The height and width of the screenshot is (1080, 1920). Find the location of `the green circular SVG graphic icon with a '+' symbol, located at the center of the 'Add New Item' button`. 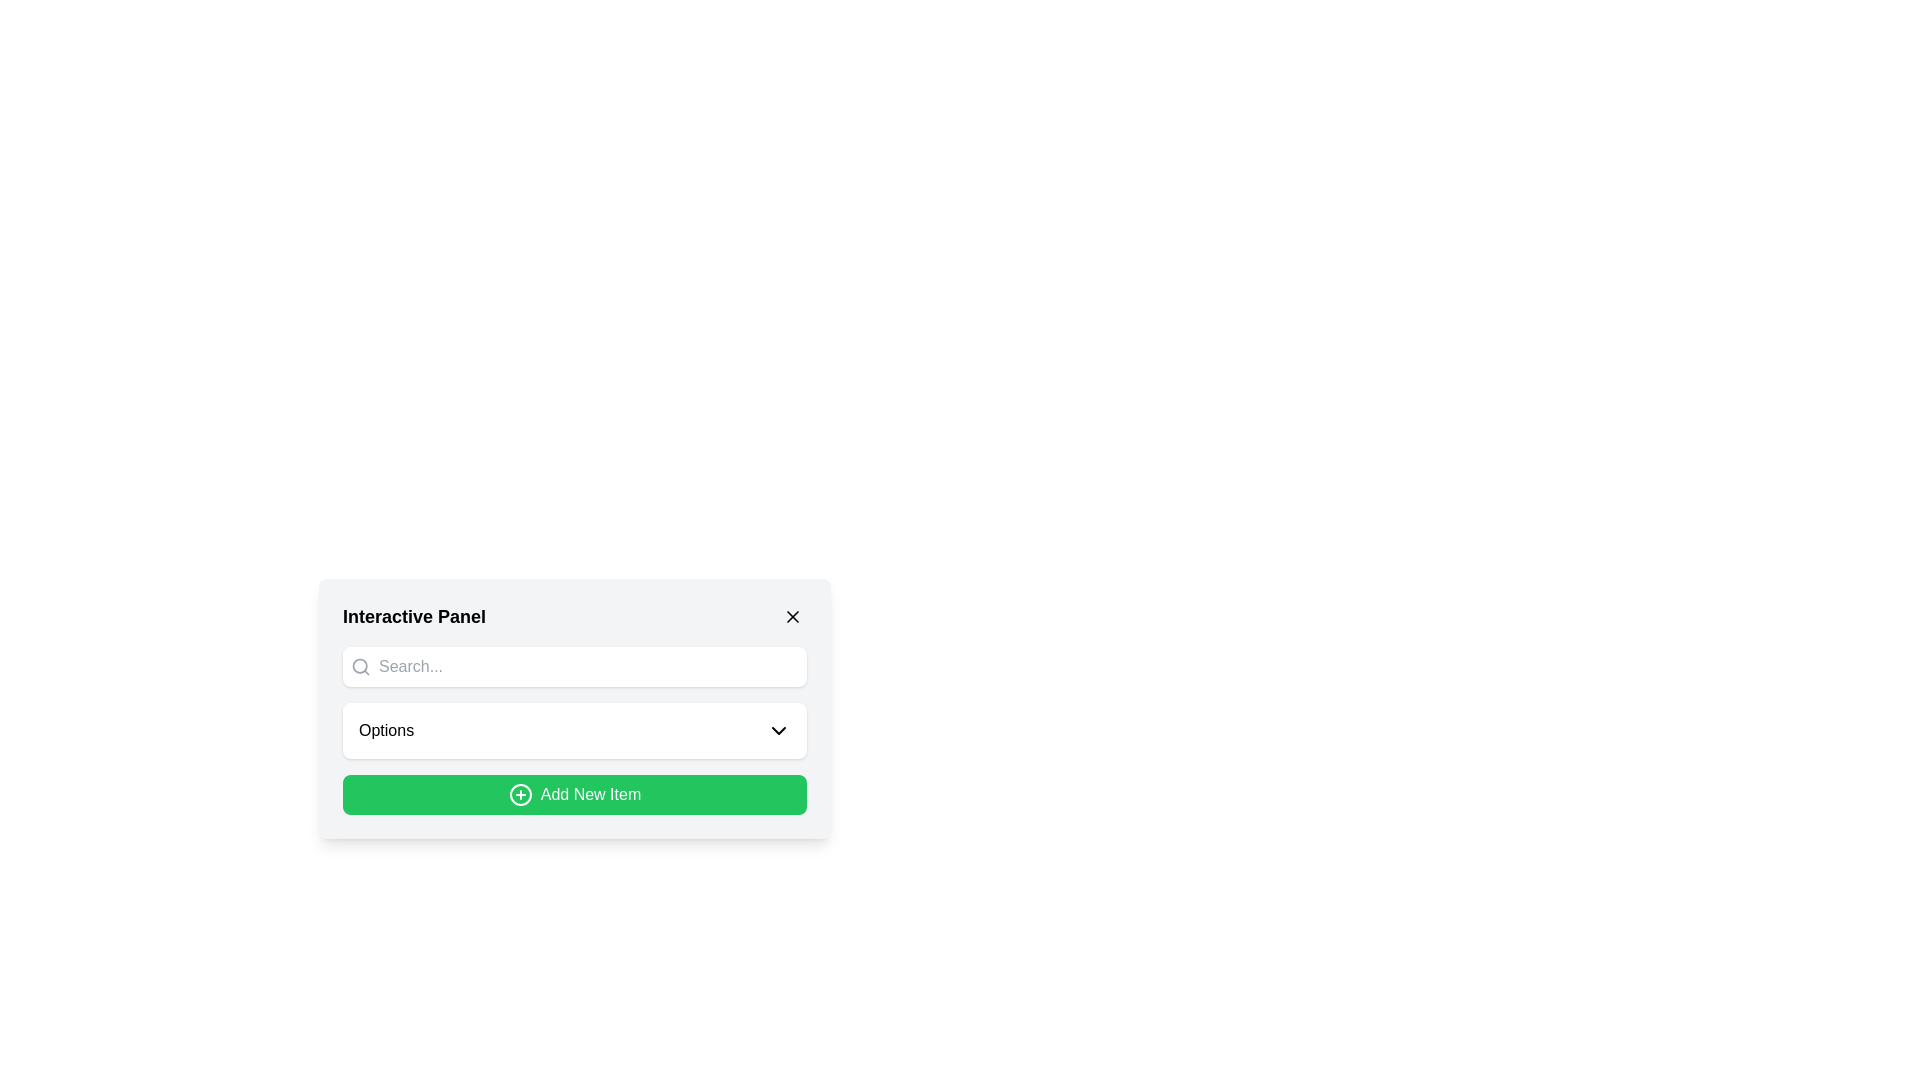

the green circular SVG graphic icon with a '+' symbol, located at the center of the 'Add New Item' button is located at coordinates (520, 793).